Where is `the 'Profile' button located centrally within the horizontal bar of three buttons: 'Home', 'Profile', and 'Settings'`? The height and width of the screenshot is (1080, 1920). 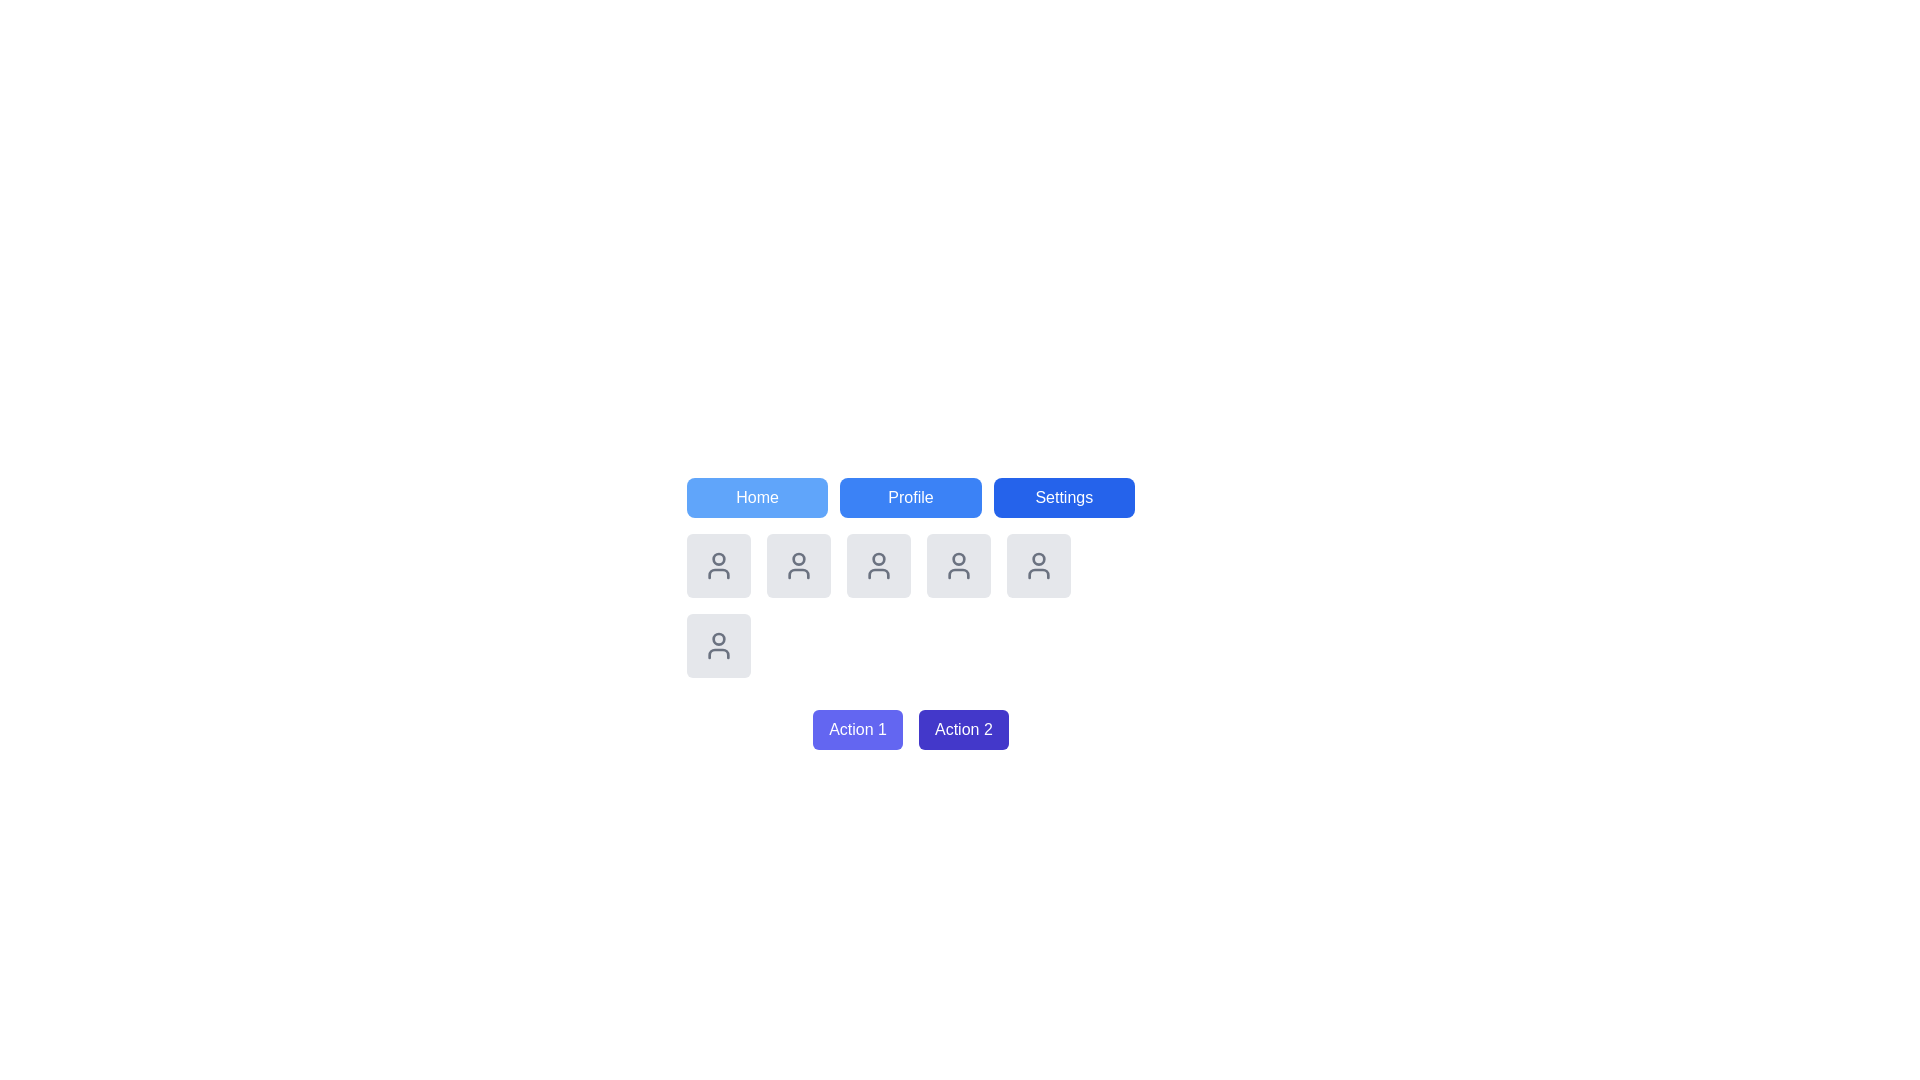
the 'Profile' button located centrally within the horizontal bar of three buttons: 'Home', 'Profile', and 'Settings' is located at coordinates (910, 496).